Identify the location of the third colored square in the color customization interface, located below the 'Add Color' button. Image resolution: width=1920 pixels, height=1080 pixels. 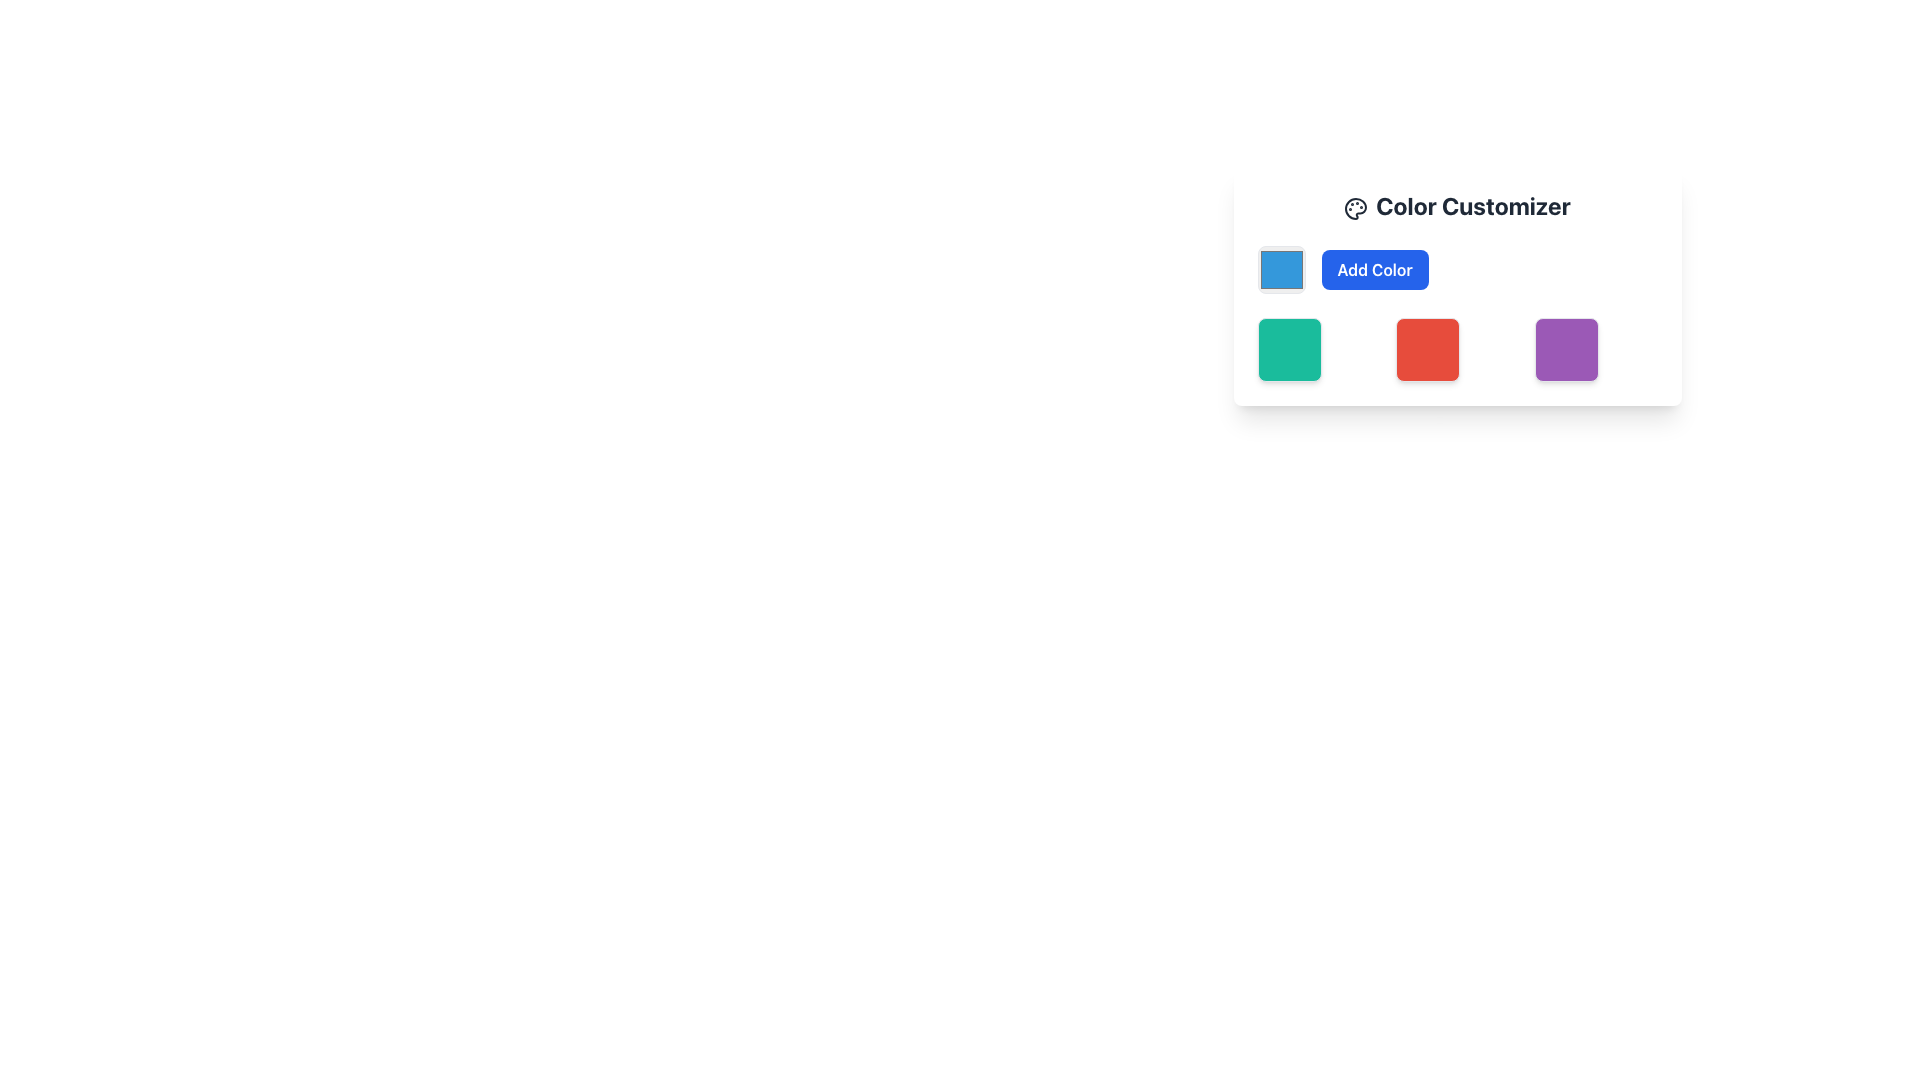
(1427, 349).